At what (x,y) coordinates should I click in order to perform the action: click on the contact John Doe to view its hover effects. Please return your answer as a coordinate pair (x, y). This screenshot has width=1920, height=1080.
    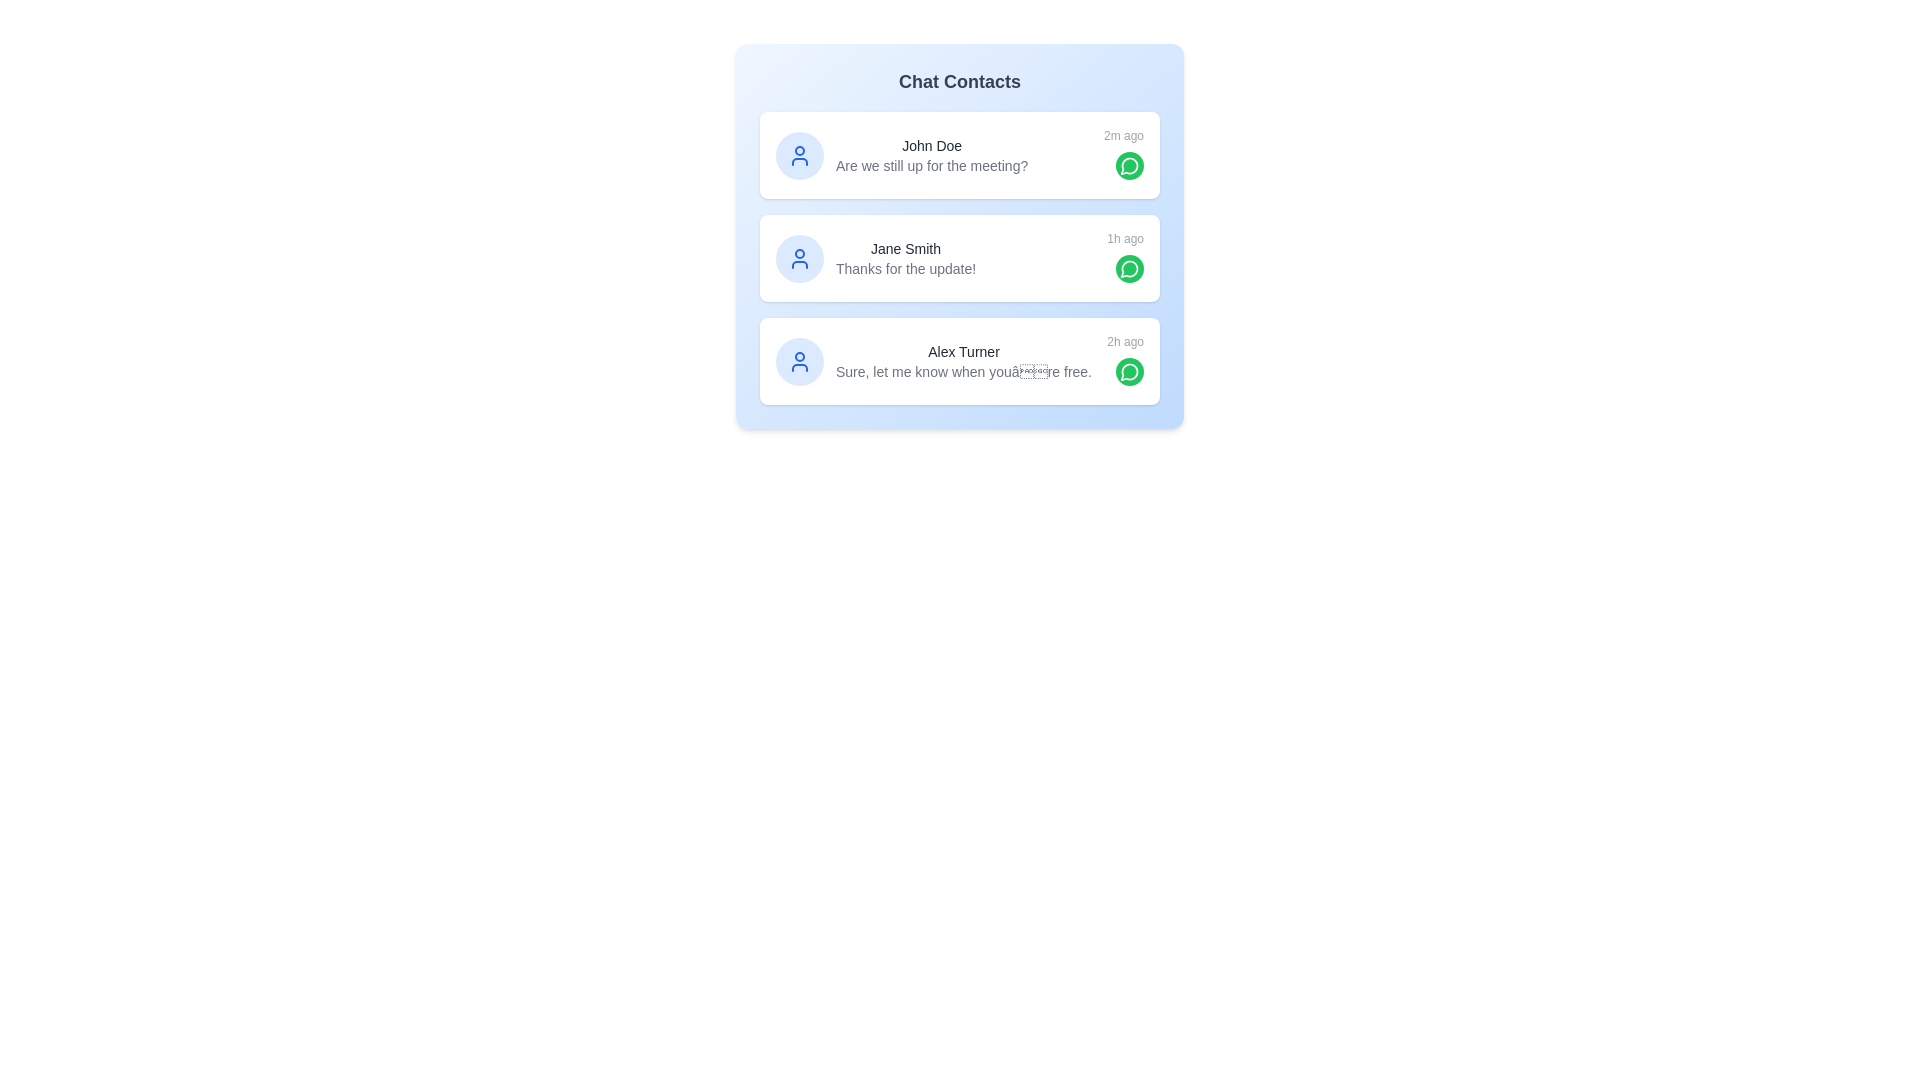
    Looking at the image, I should click on (960, 154).